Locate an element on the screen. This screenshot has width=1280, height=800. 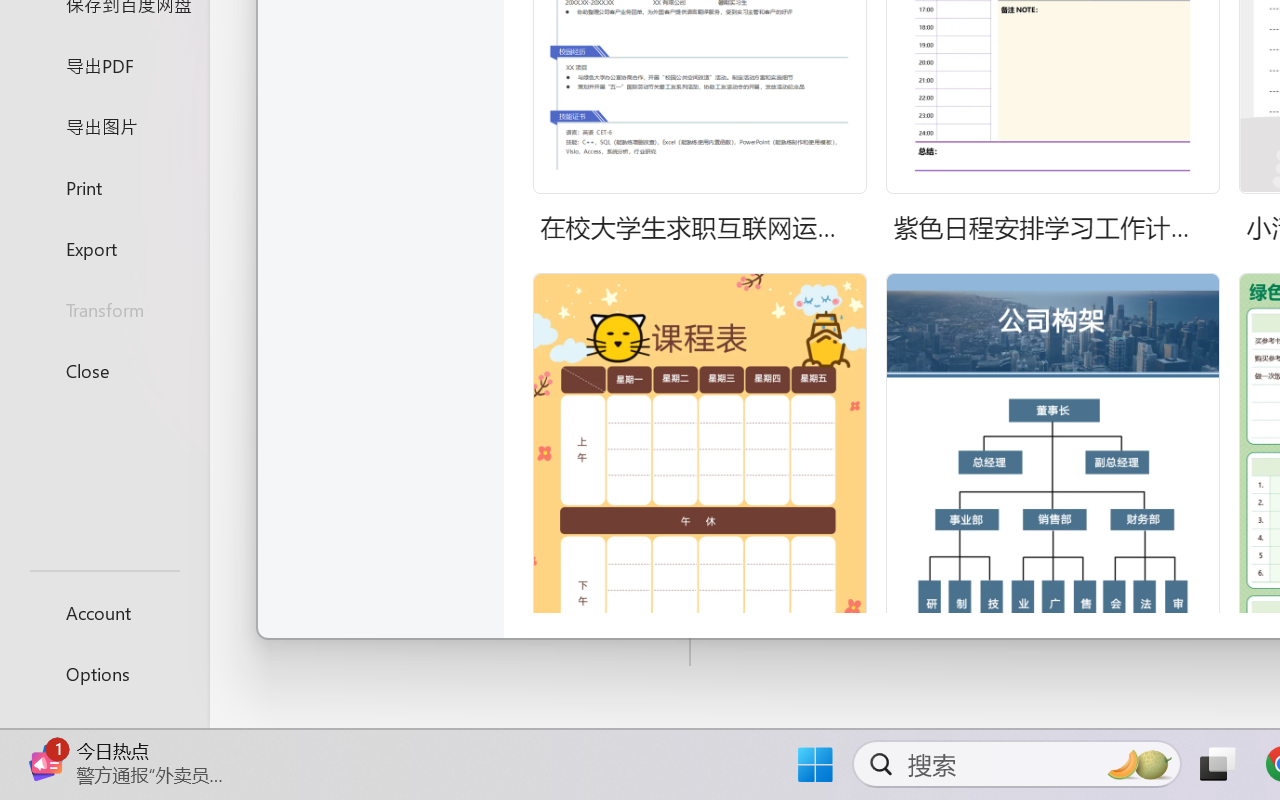
'Print' is located at coordinates (103, 186).